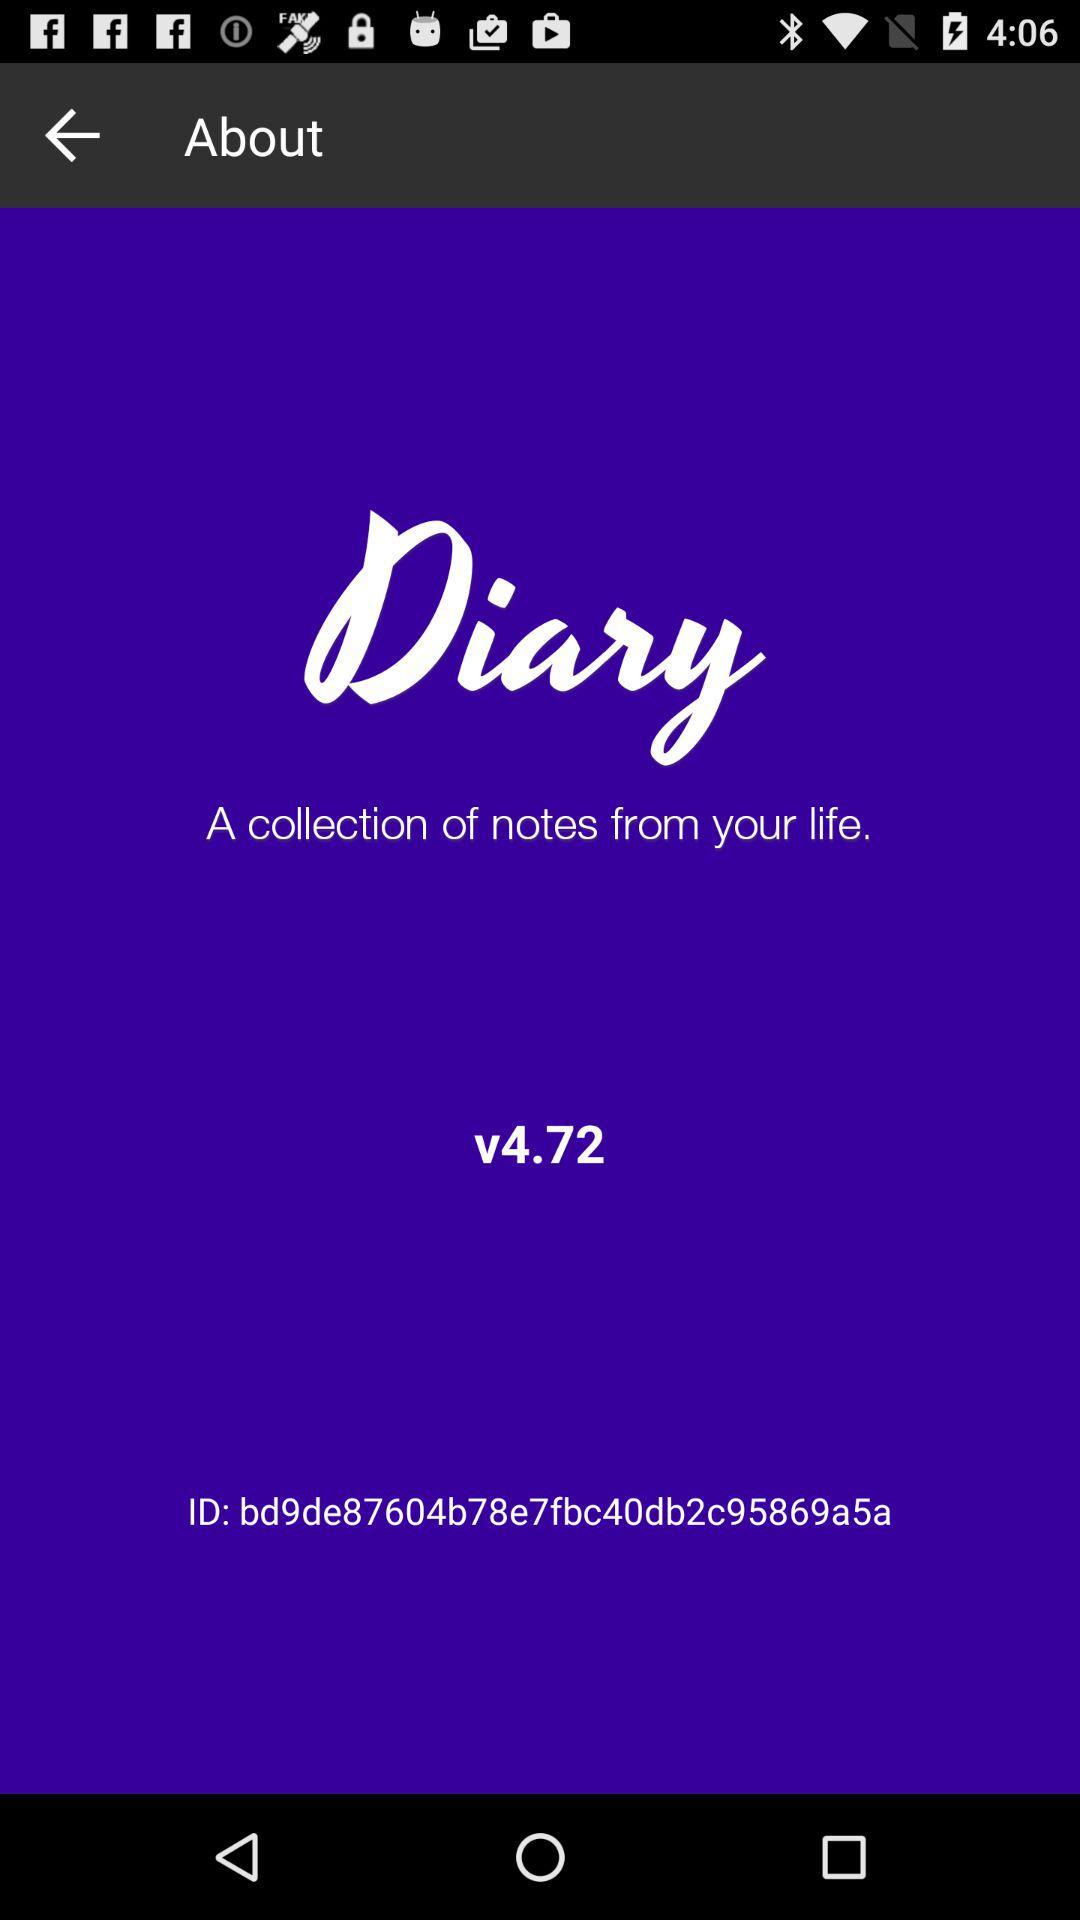 The width and height of the screenshot is (1080, 1920). I want to click on the arrow_backward icon, so click(77, 143).